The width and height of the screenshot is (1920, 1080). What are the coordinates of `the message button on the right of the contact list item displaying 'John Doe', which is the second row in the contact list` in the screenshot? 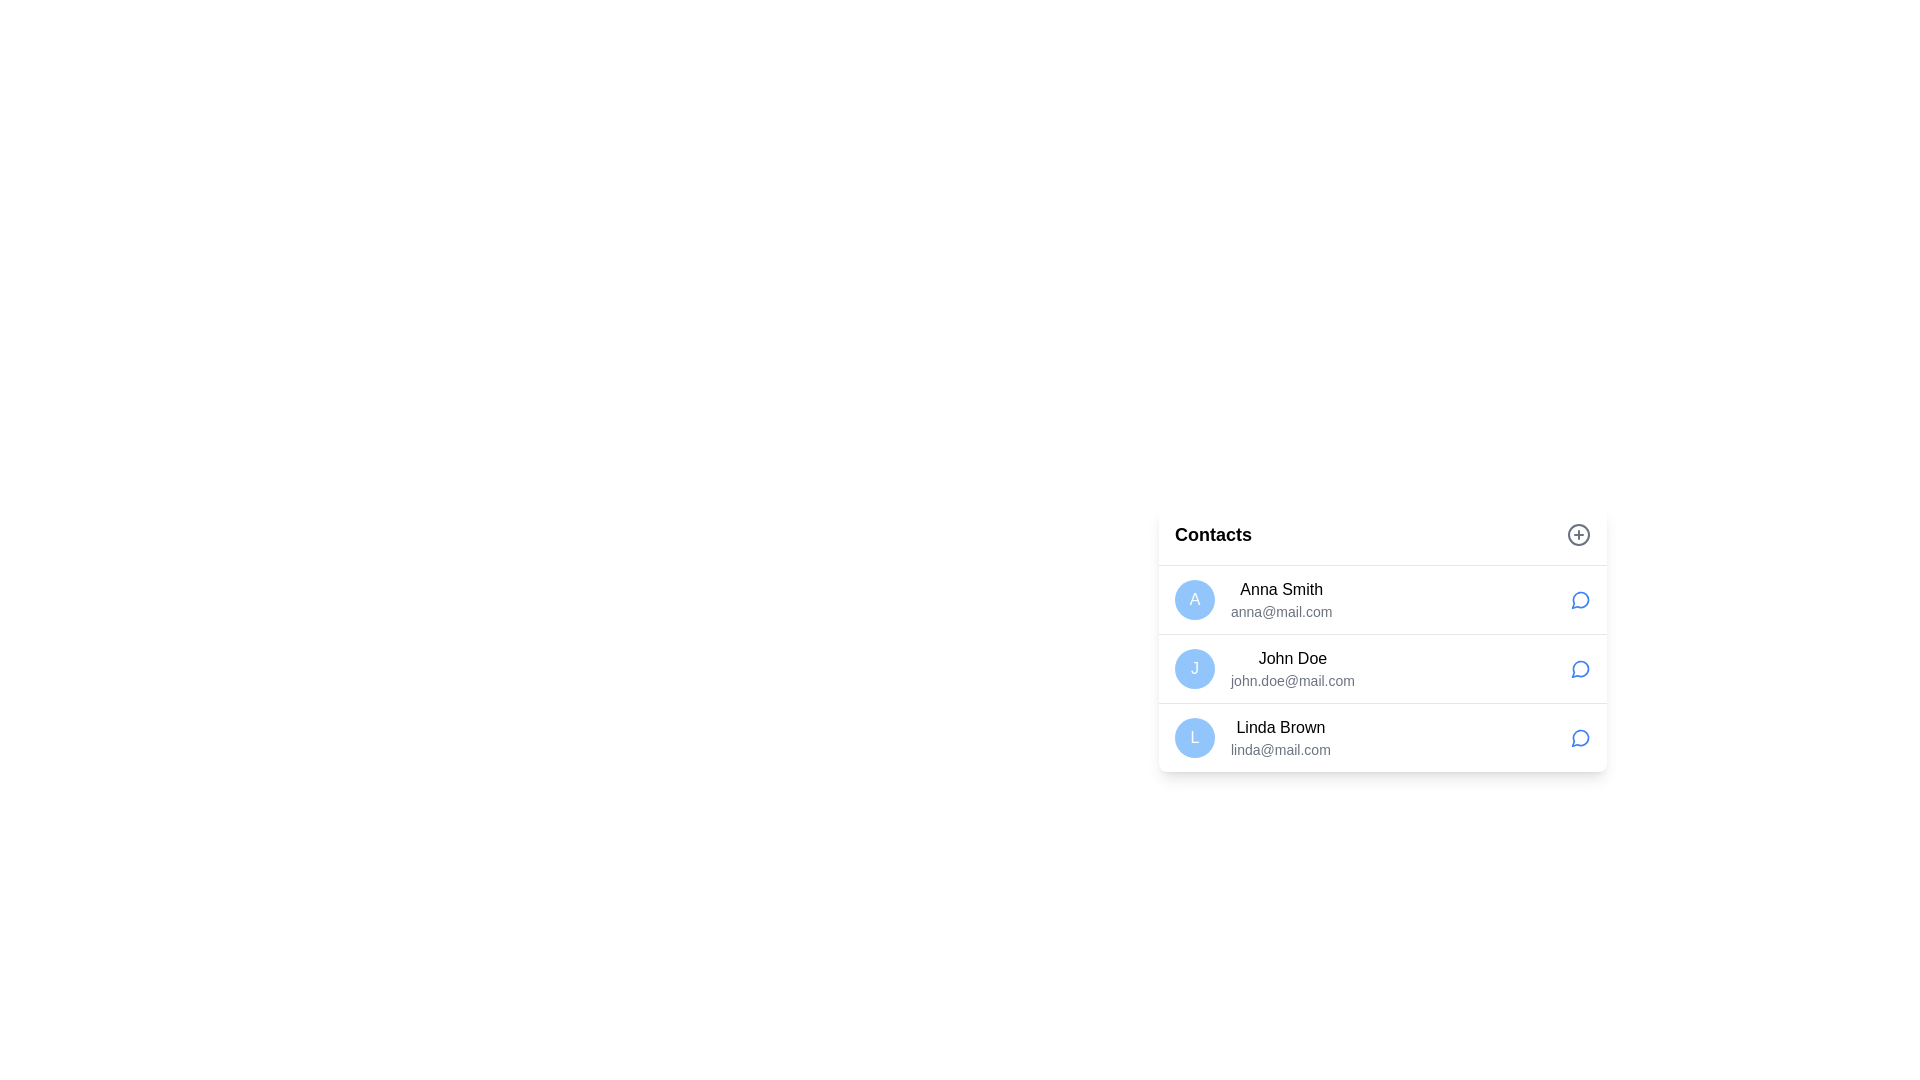 It's located at (1381, 637).